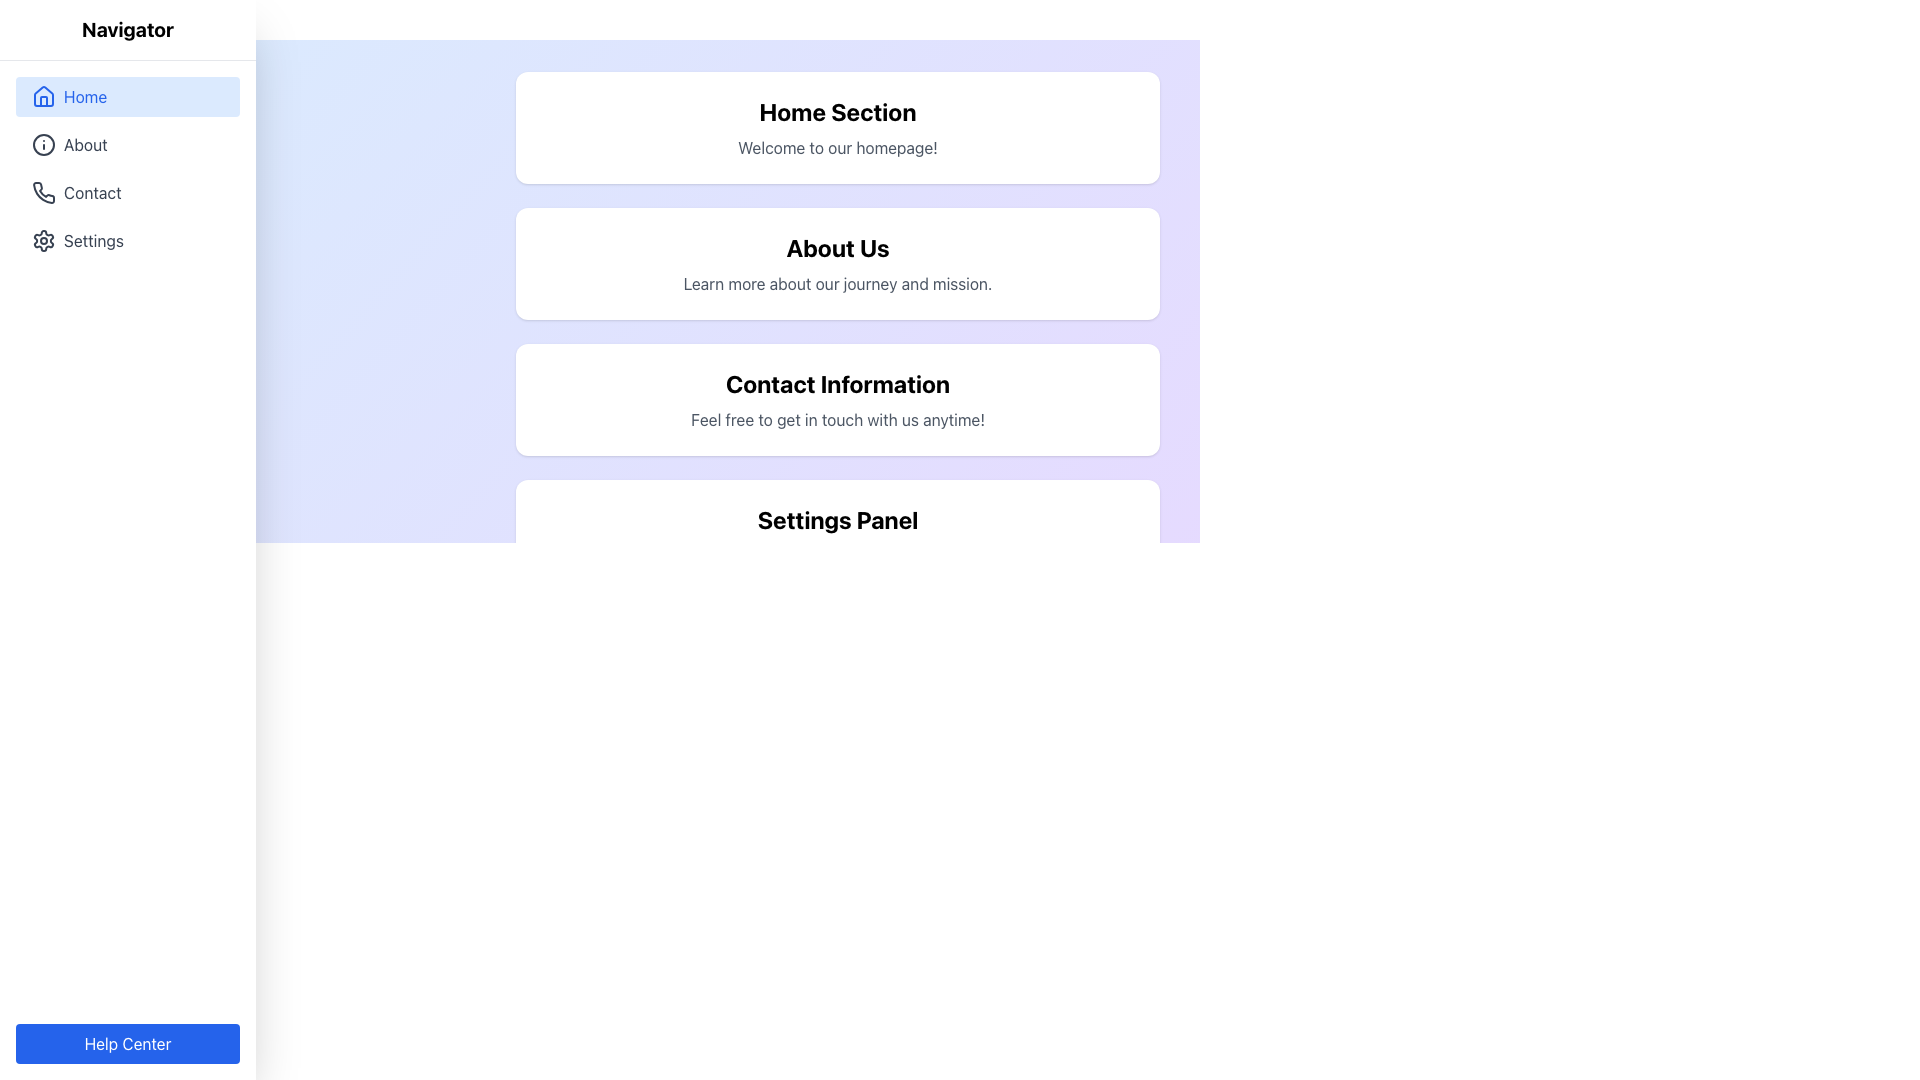 Image resolution: width=1920 pixels, height=1080 pixels. Describe the element at coordinates (43, 192) in the screenshot. I see `the phone icon in the 'Contact' section of the navigation menu` at that location.